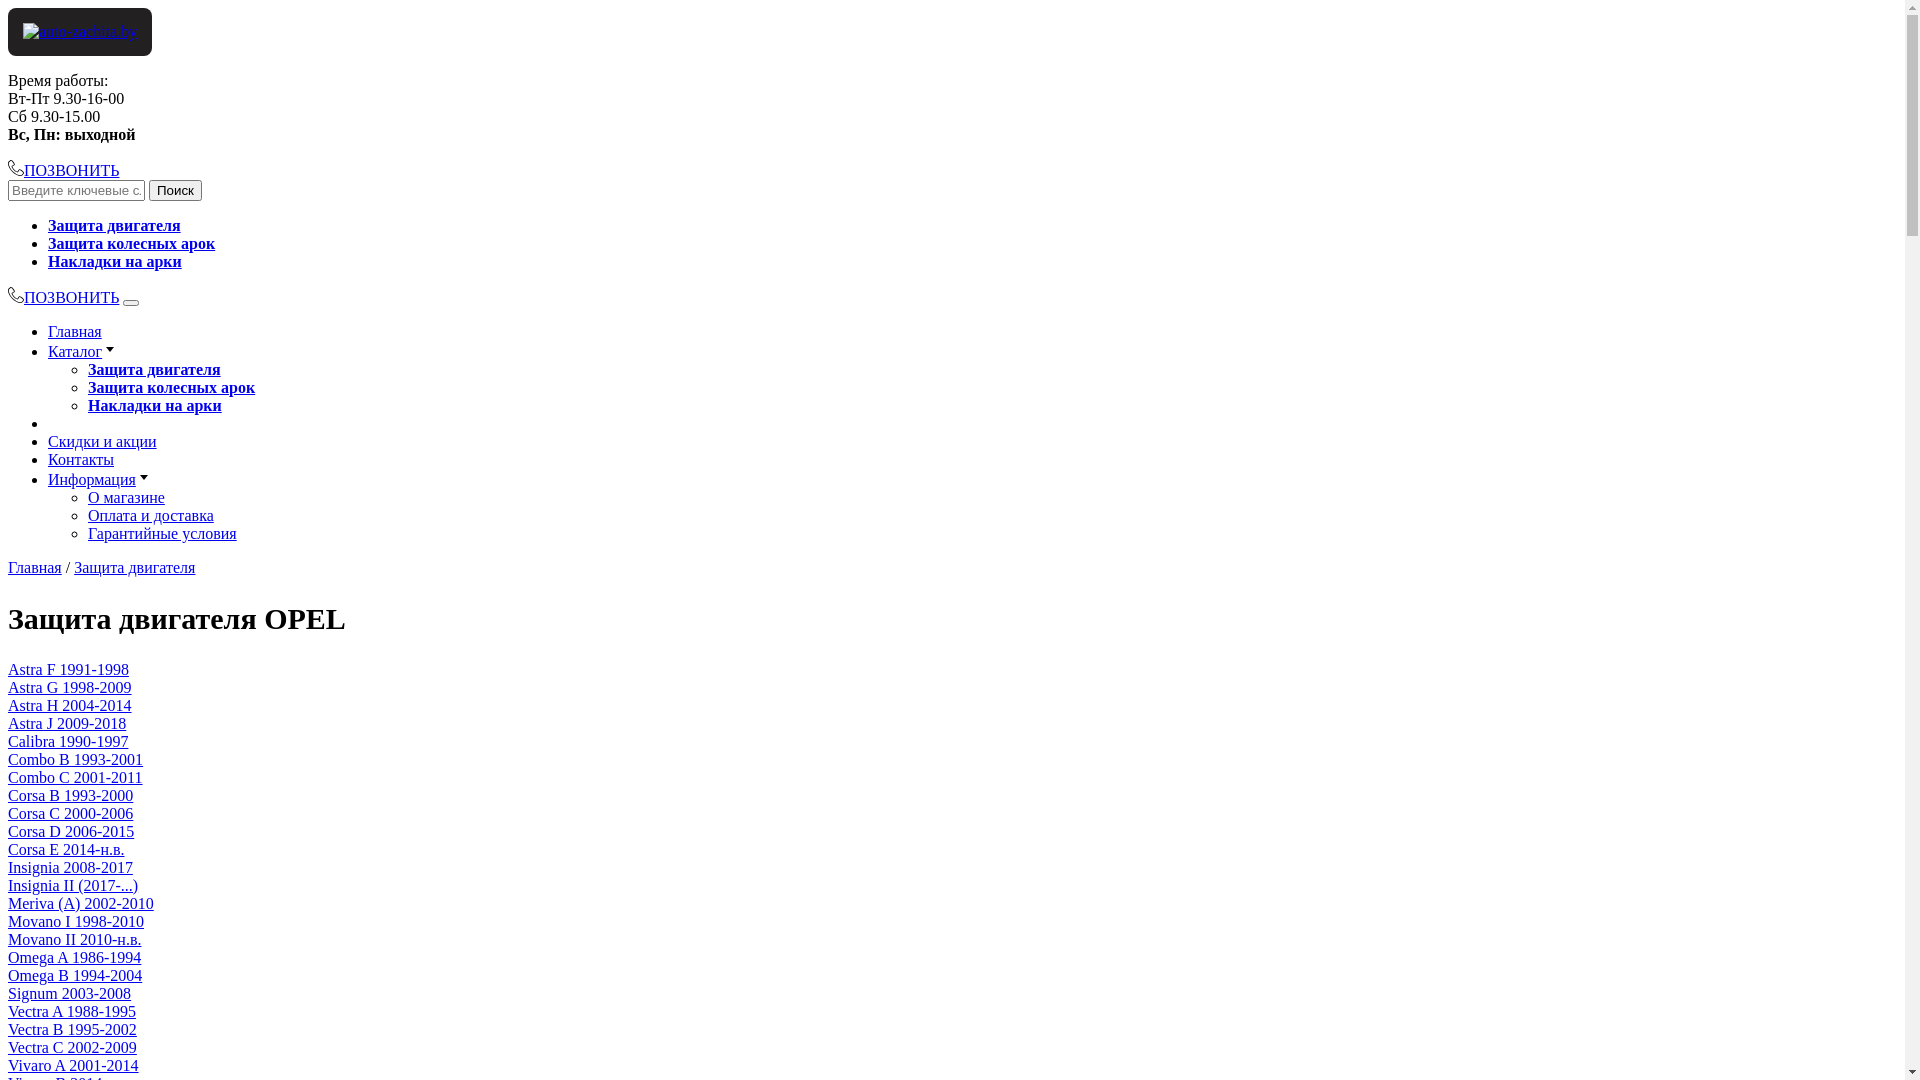 Image resolution: width=1920 pixels, height=1080 pixels. I want to click on 'Combo B 1993-2001', so click(8, 759).